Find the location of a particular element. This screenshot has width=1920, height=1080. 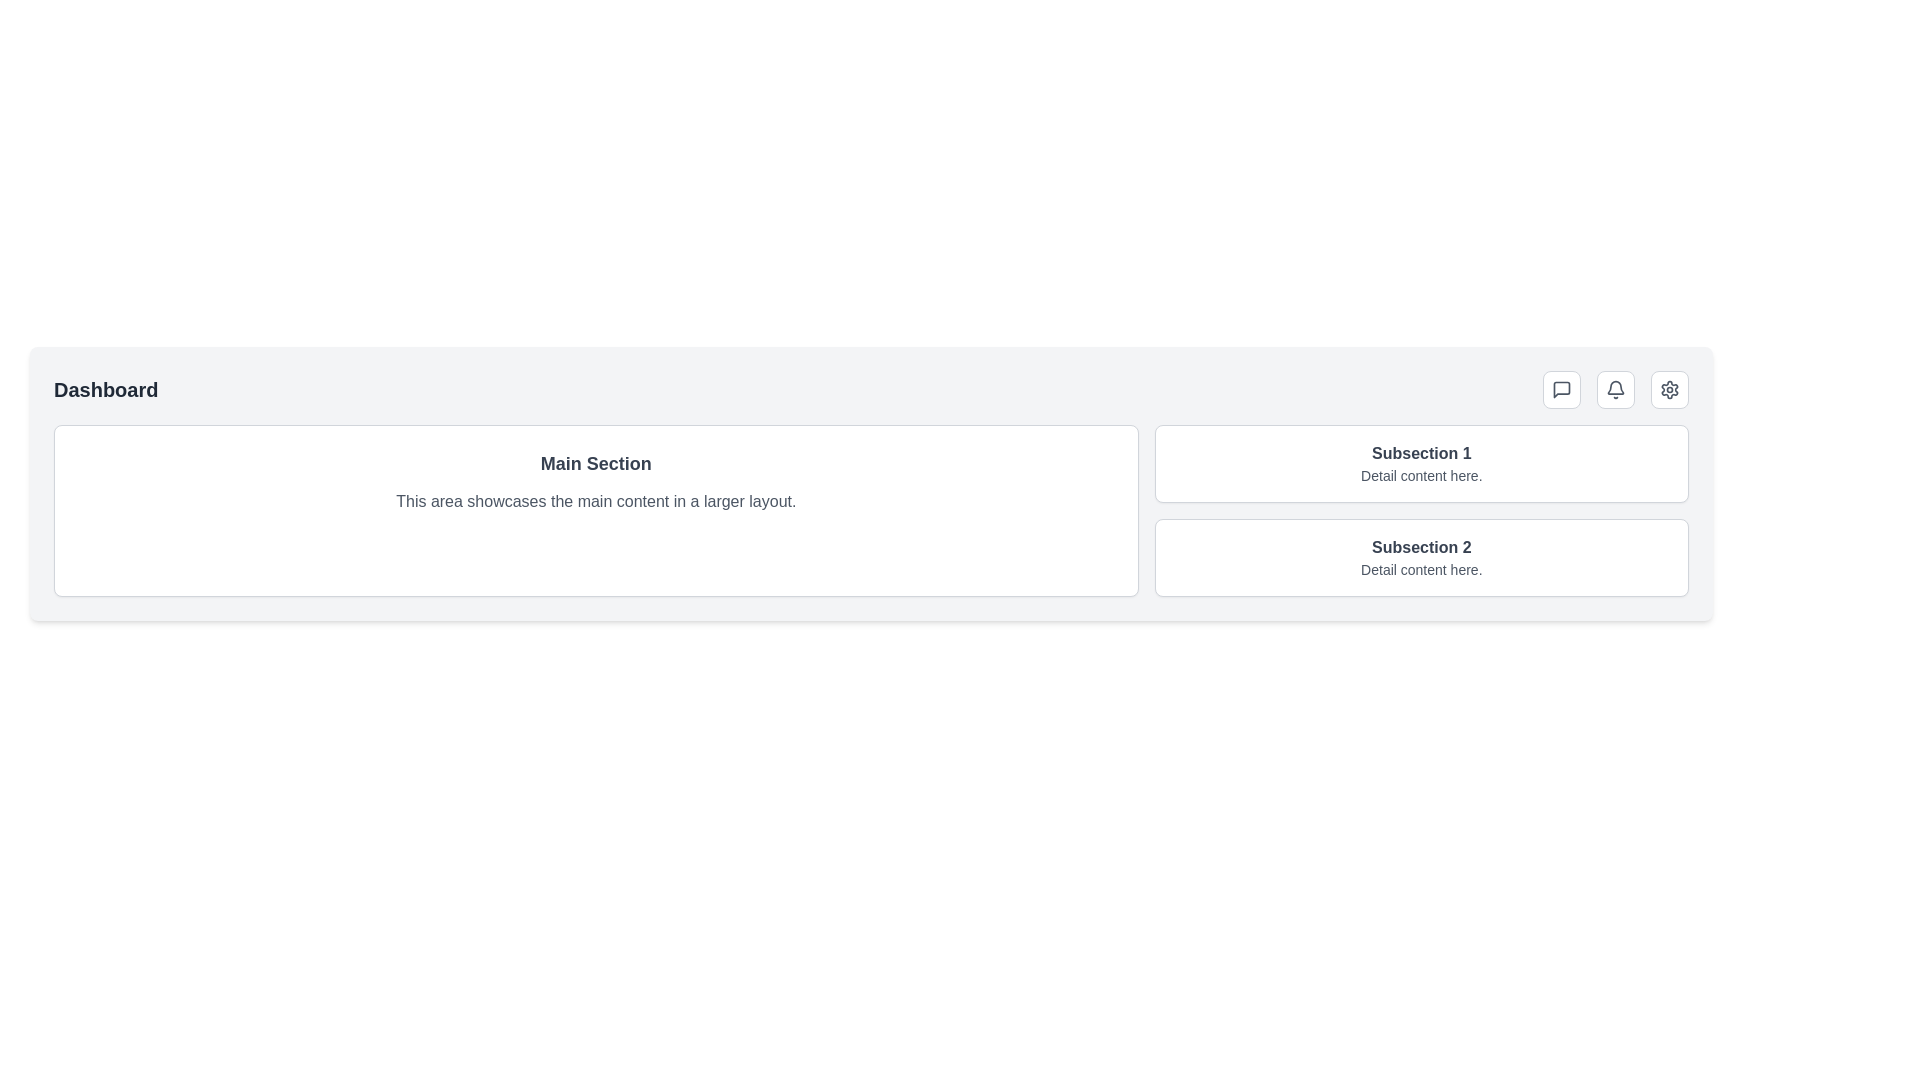

the text label displaying 'Dashboard', which is a prominently styled large and bold font located at the upper-left corner of the content area is located at coordinates (105, 389).